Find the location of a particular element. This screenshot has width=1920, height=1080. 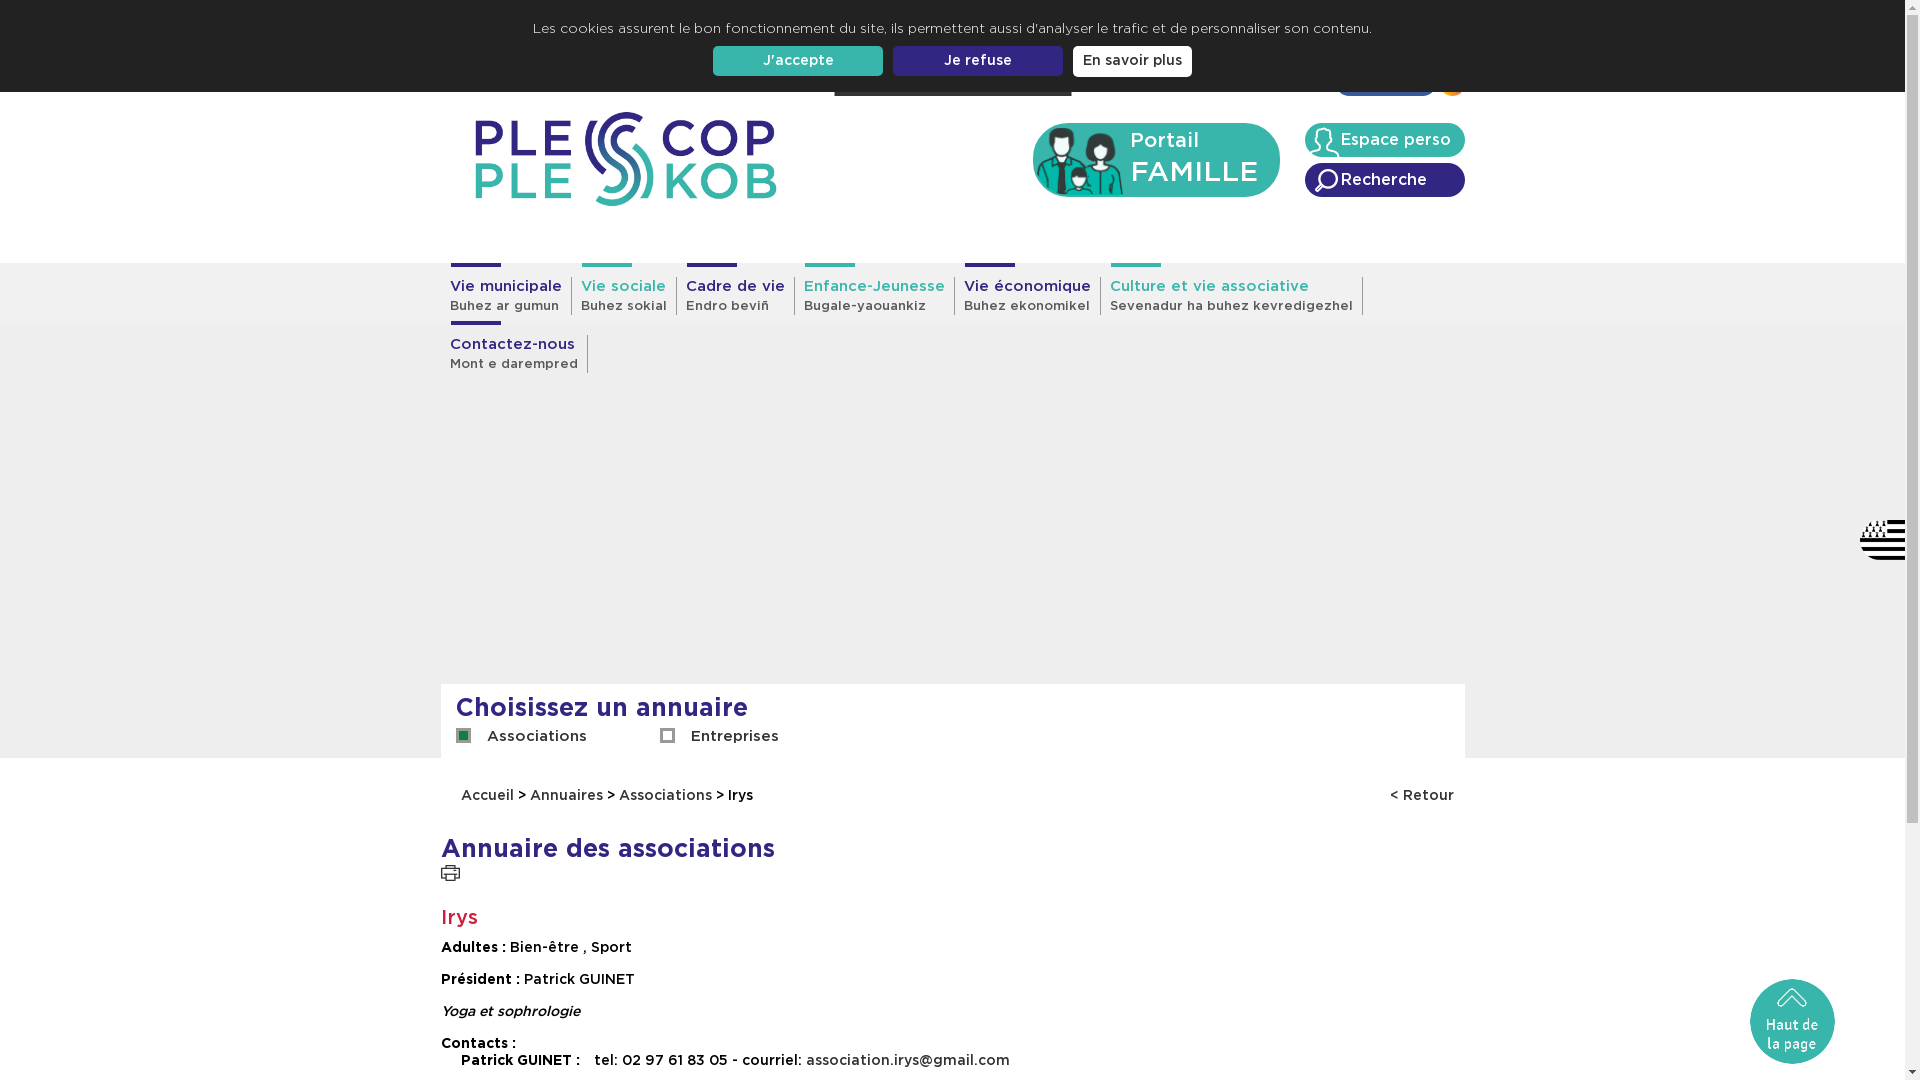

'Vie sociale is located at coordinates (570, 296).